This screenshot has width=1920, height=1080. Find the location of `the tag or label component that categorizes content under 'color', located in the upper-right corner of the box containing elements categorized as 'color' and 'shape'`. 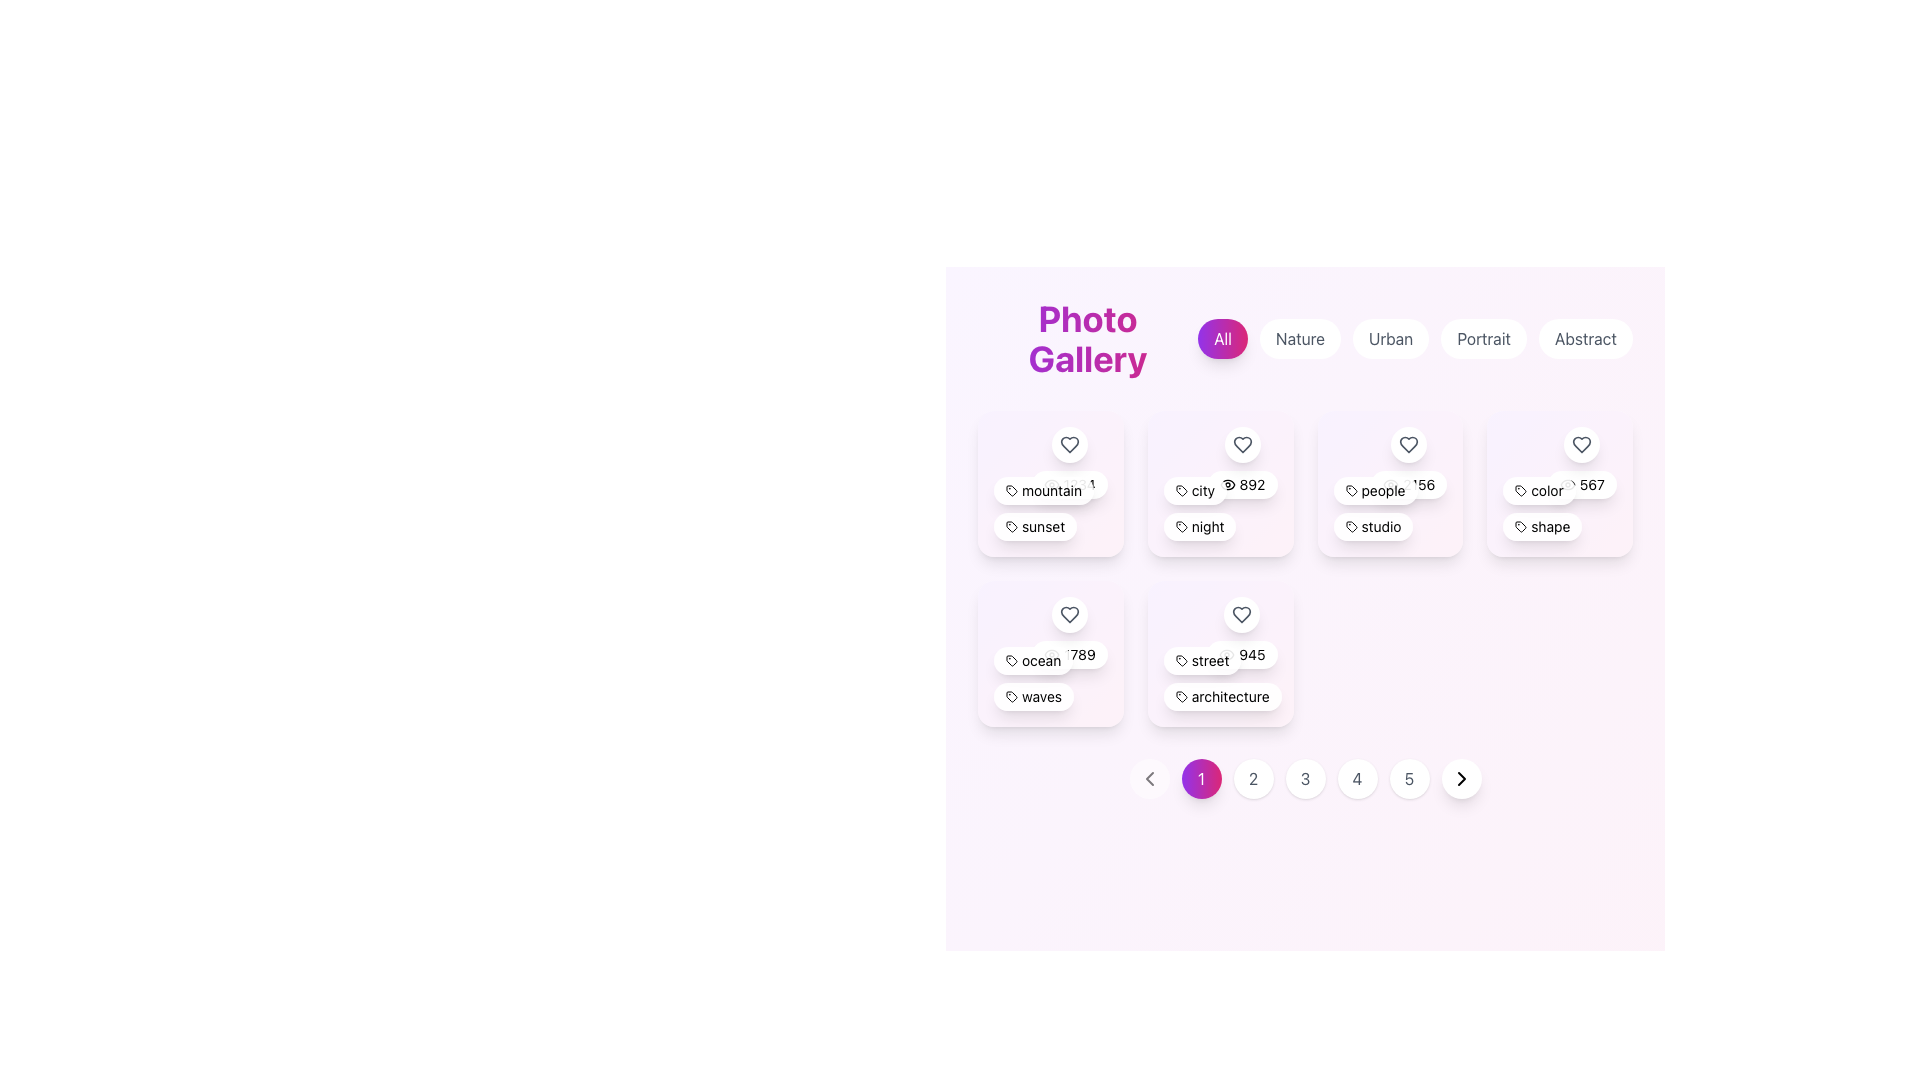

the tag or label component that categorizes content under 'color', located in the upper-right corner of the box containing elements categorized as 'color' and 'shape' is located at coordinates (1538, 490).